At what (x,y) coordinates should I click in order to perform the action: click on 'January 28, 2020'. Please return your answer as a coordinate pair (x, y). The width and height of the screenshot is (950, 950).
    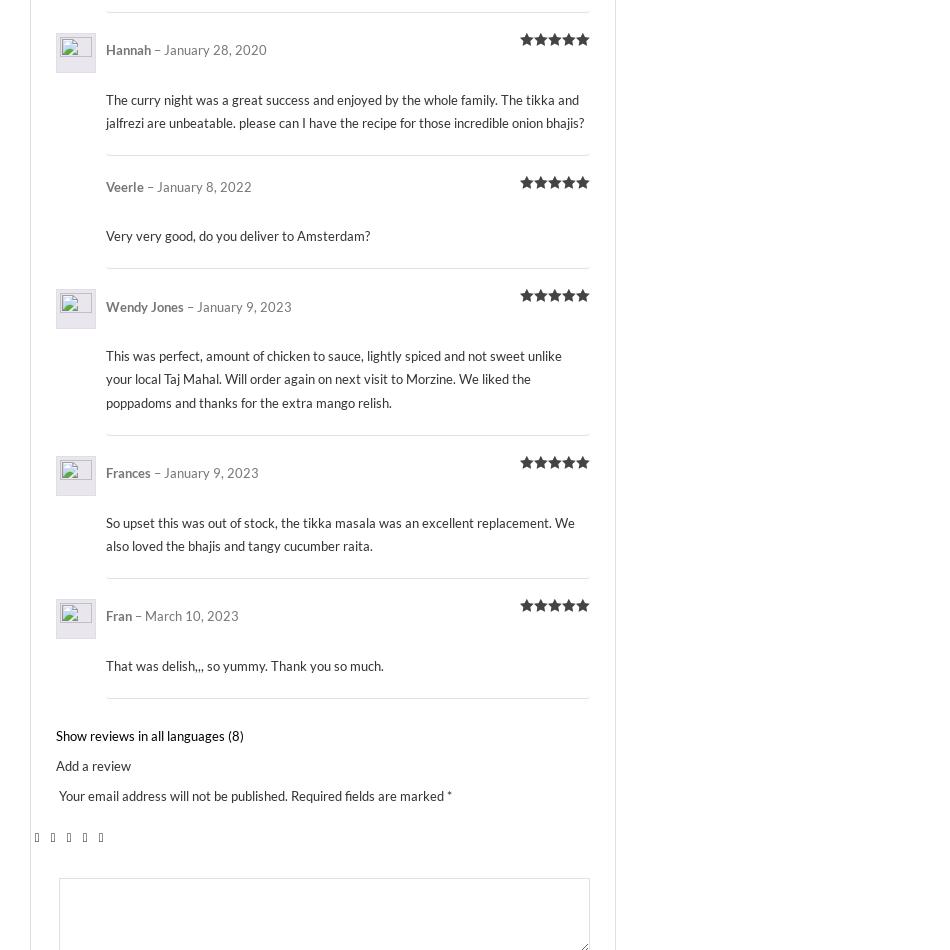
    Looking at the image, I should click on (215, 49).